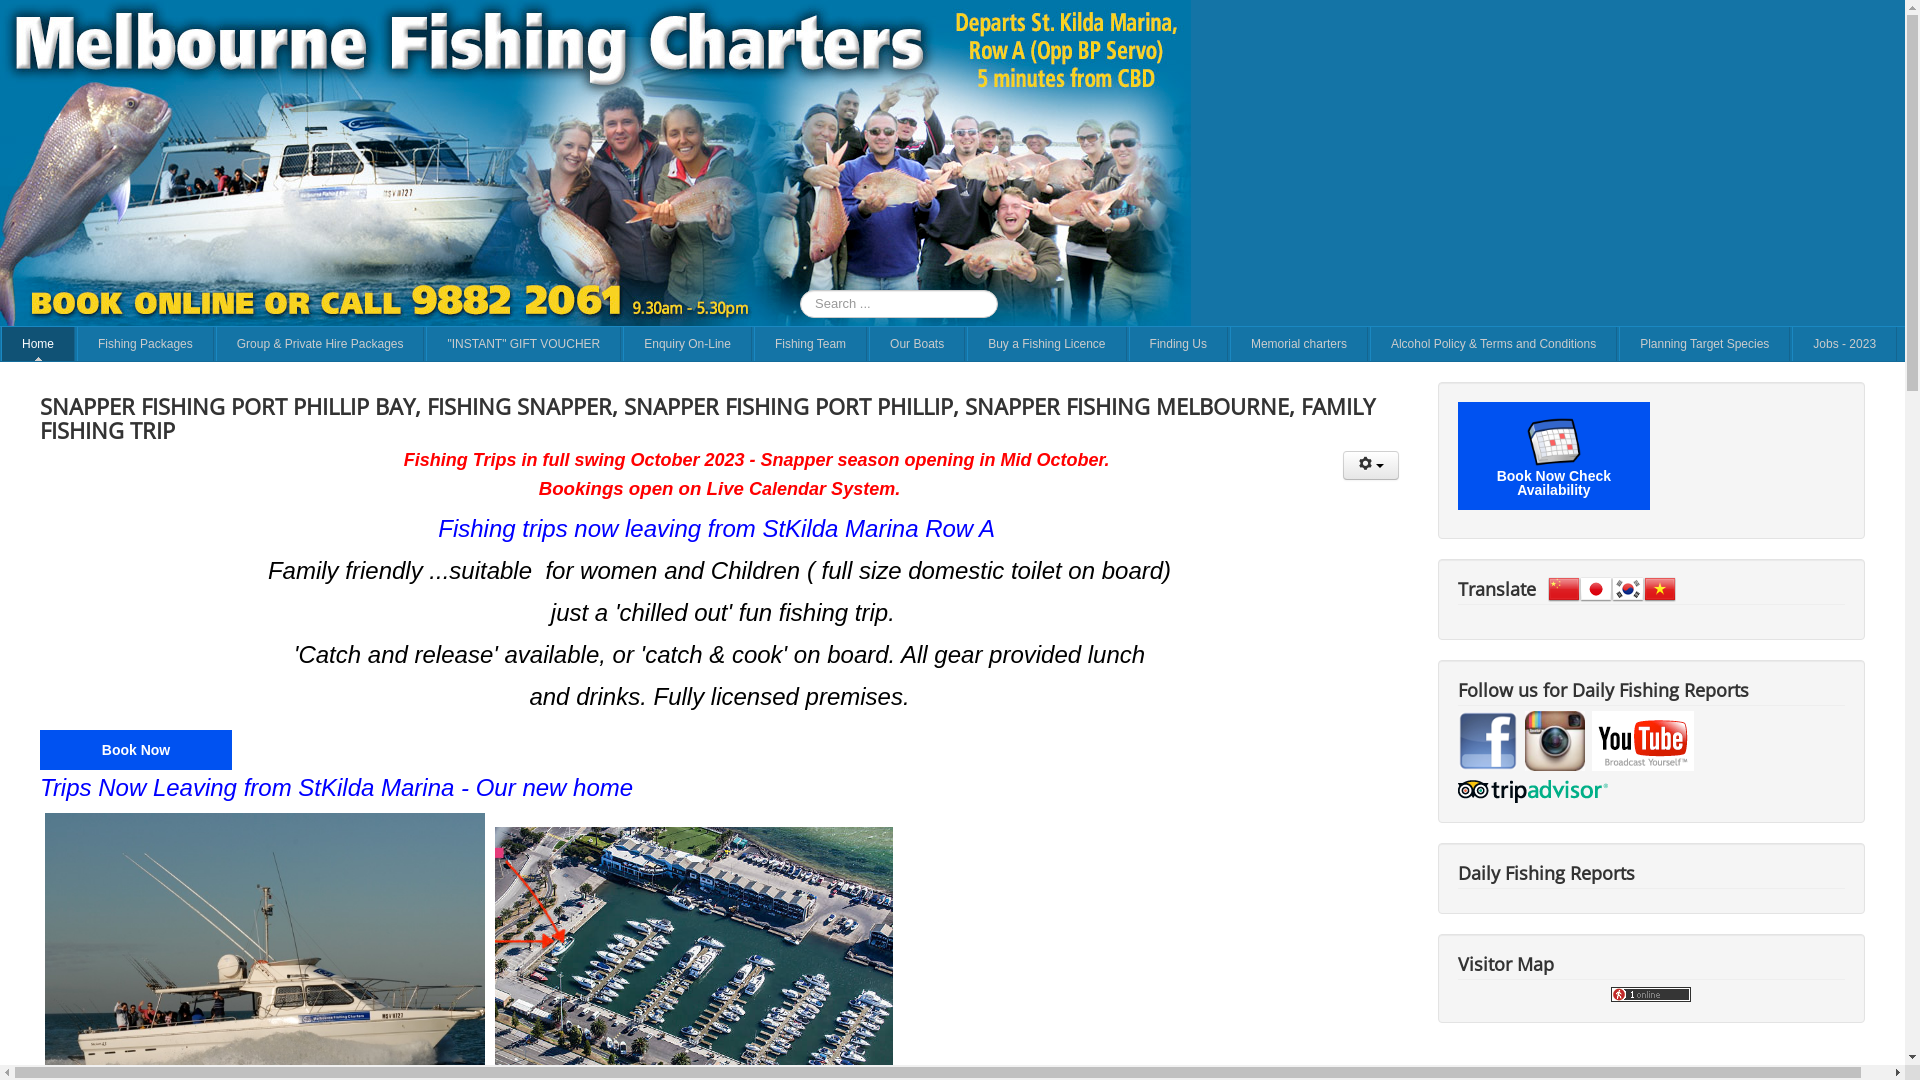 Image resolution: width=1920 pixels, height=1080 pixels. Describe the element at coordinates (39, 749) in the screenshot. I see `'Book Now'` at that location.